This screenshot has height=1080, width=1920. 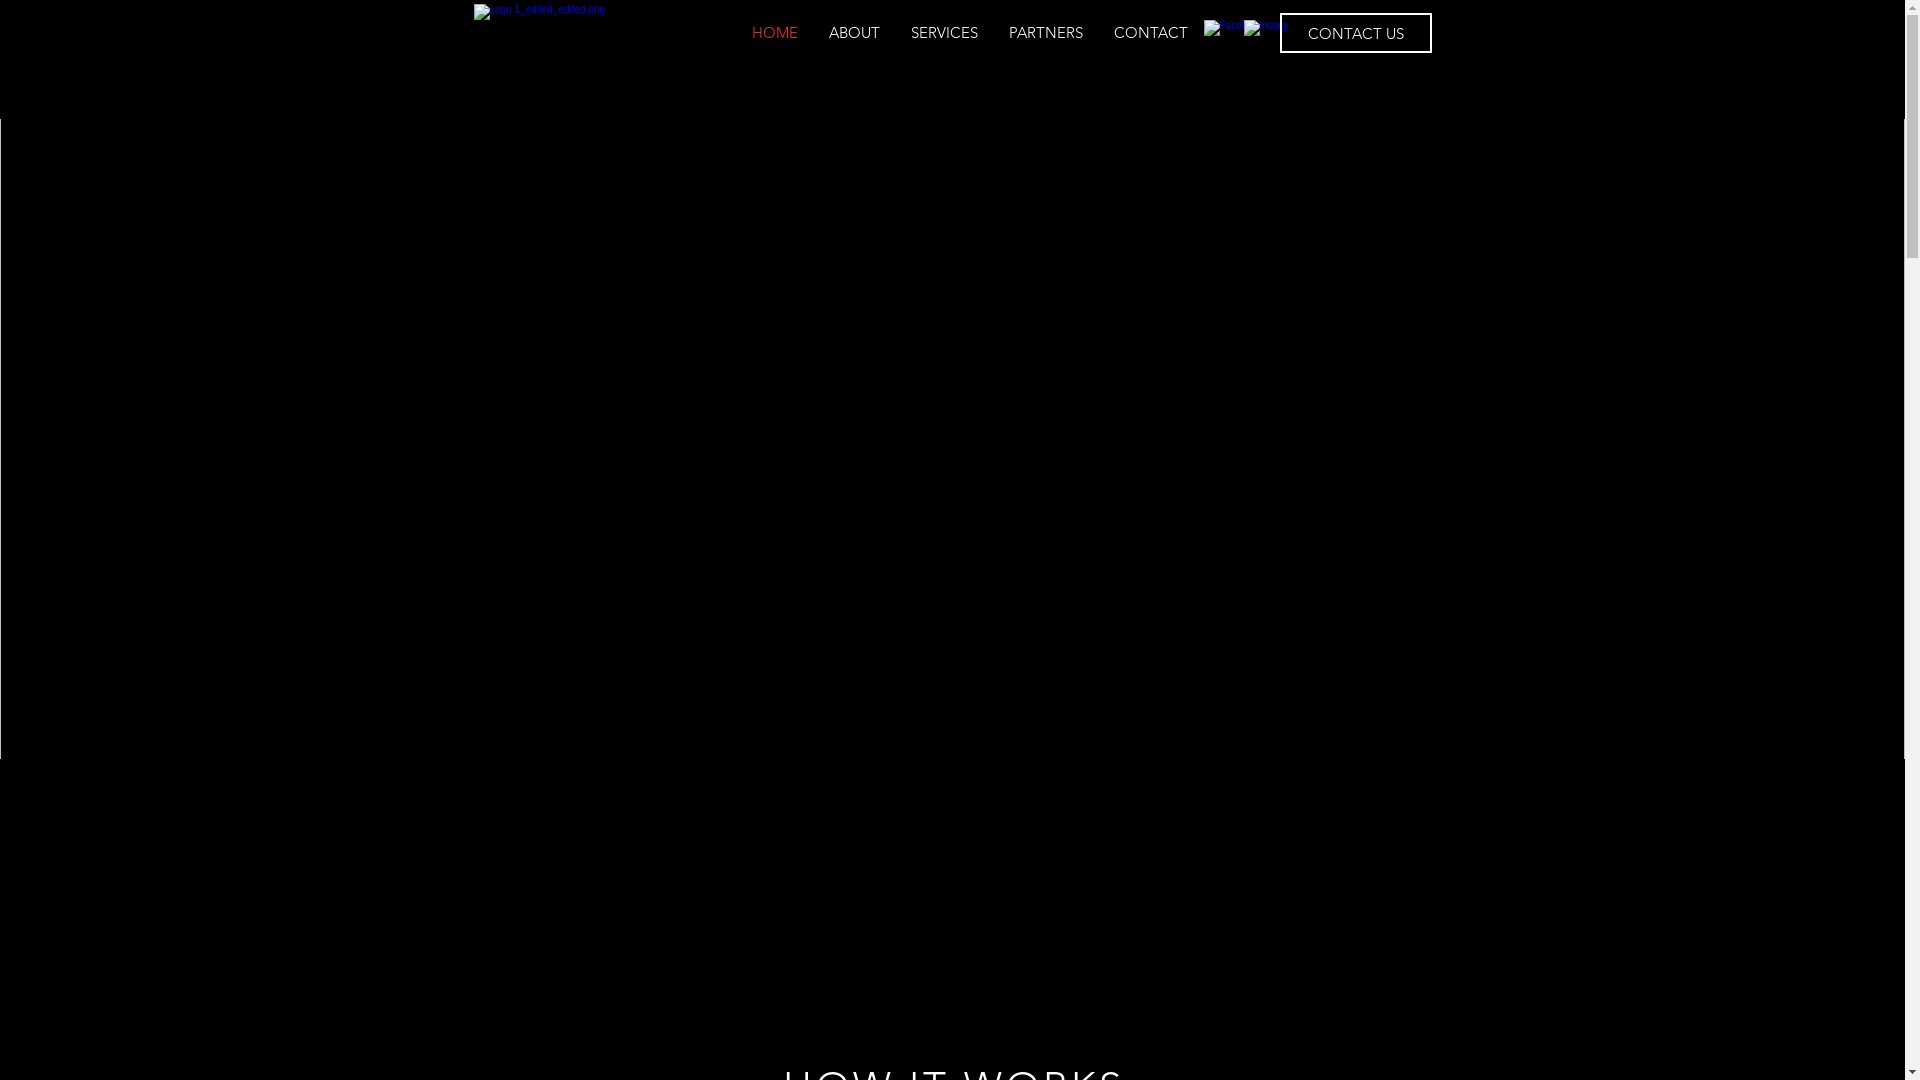 What do you see at coordinates (944, 33) in the screenshot?
I see `'SERVICES'` at bounding box center [944, 33].